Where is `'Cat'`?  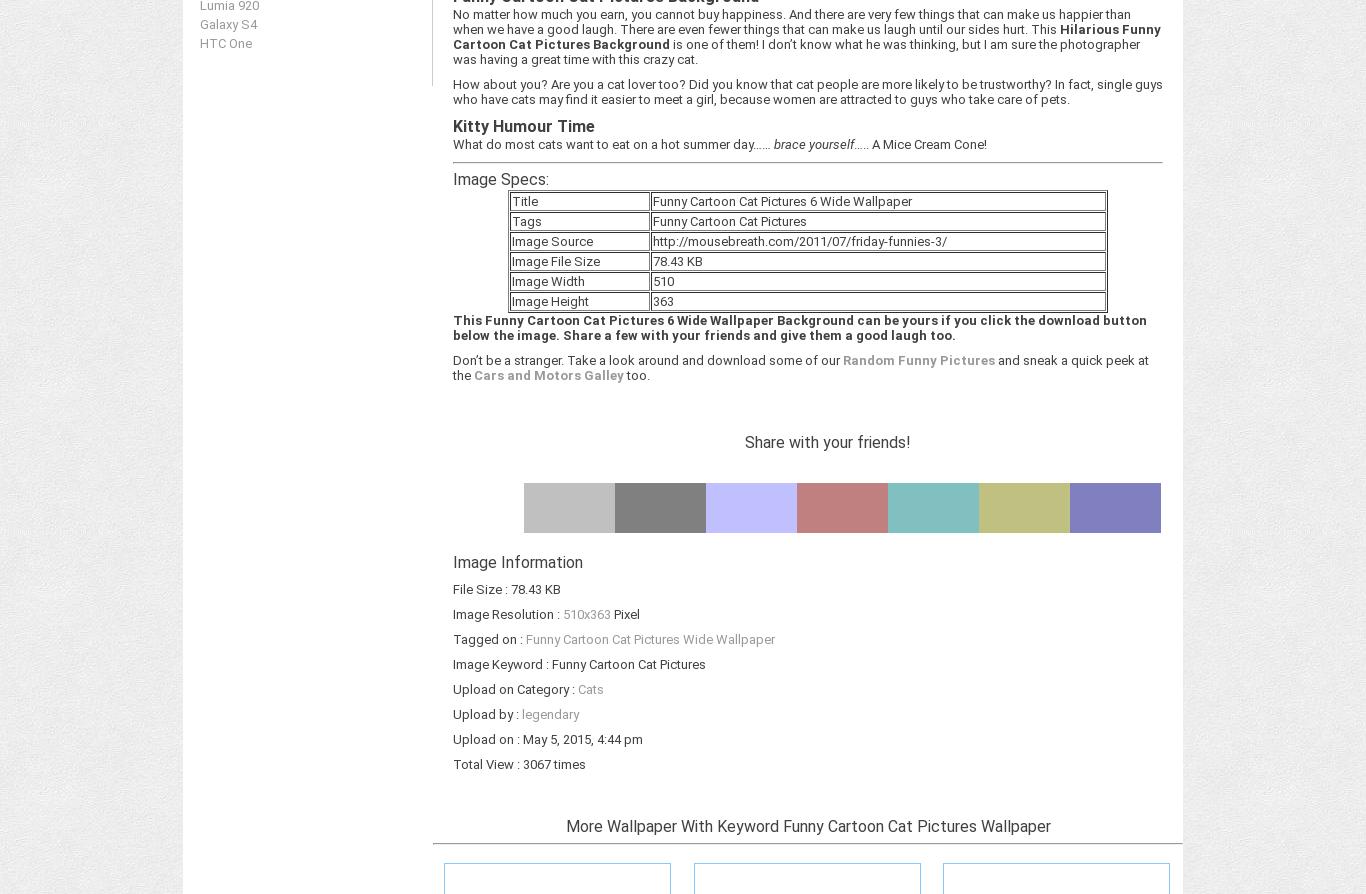 'Cat' is located at coordinates (610, 639).